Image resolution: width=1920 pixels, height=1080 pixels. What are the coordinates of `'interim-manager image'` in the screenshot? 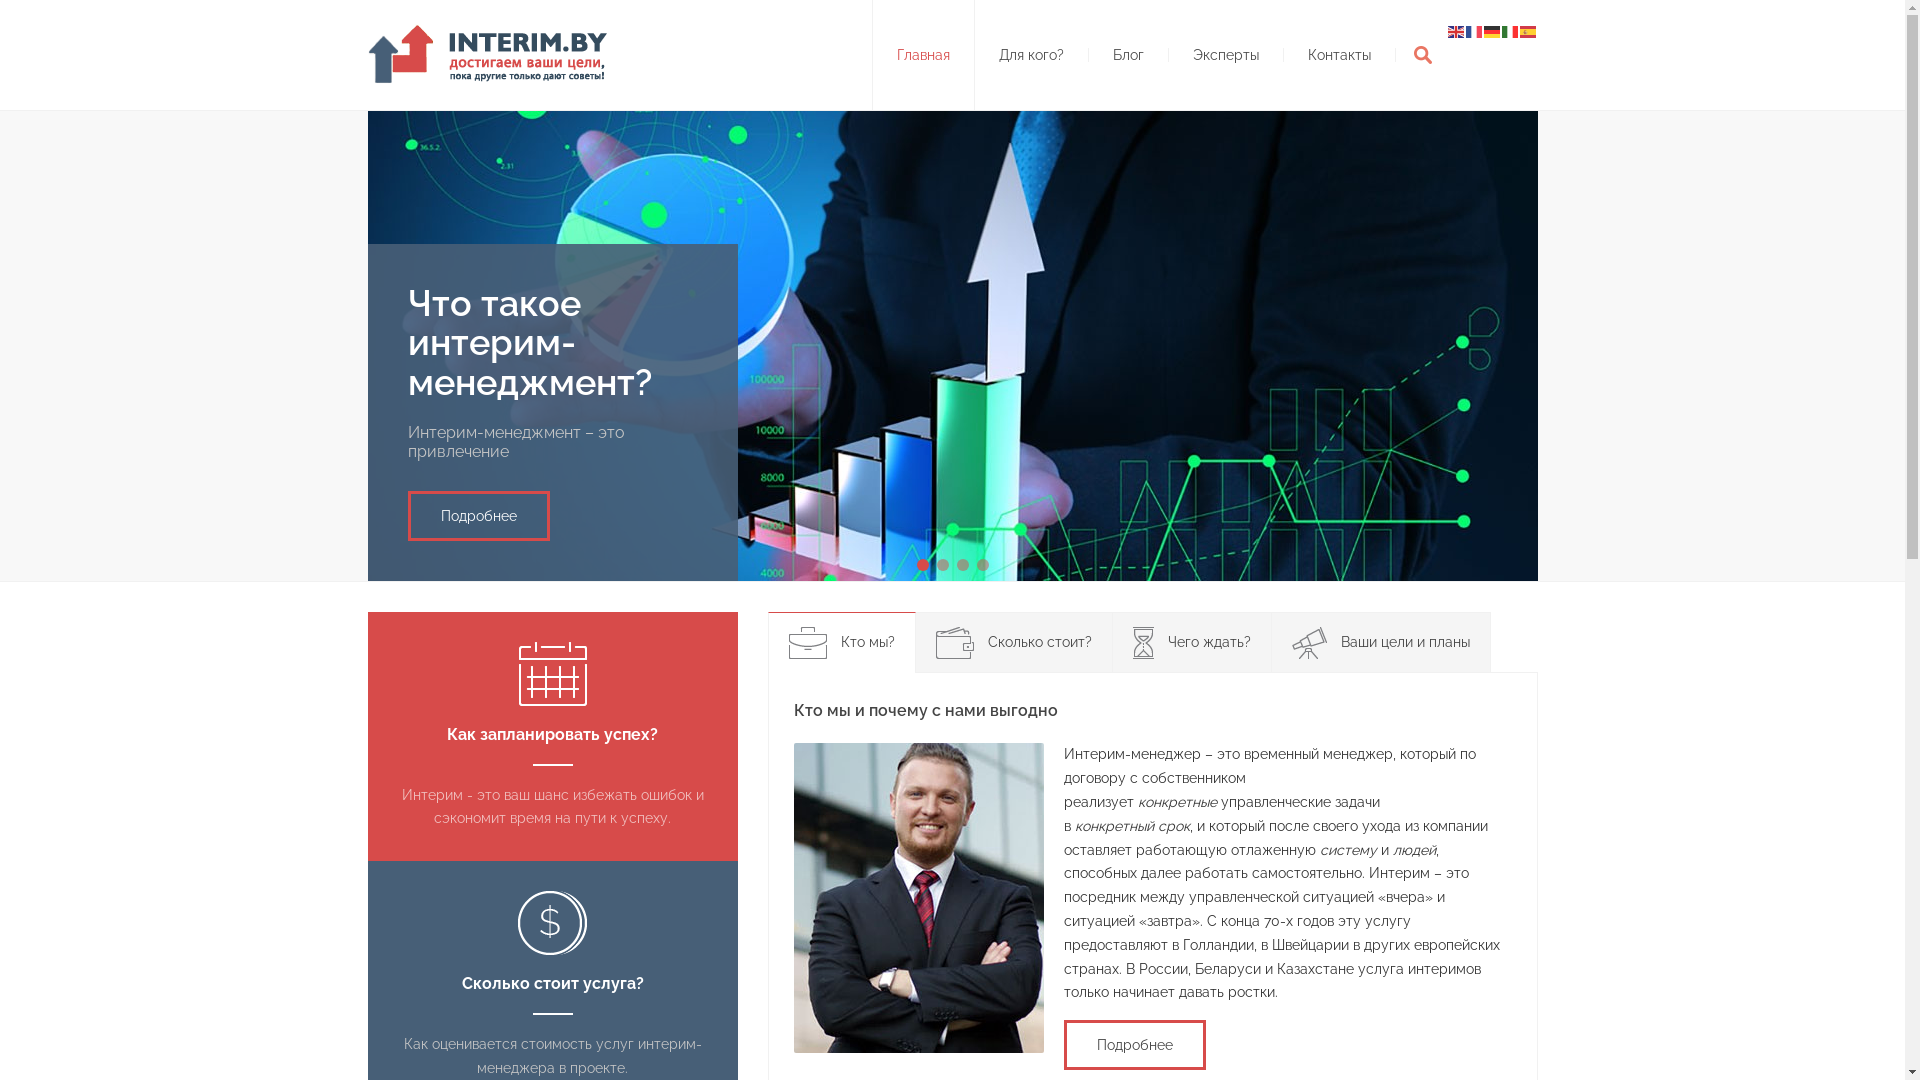 It's located at (917, 897).